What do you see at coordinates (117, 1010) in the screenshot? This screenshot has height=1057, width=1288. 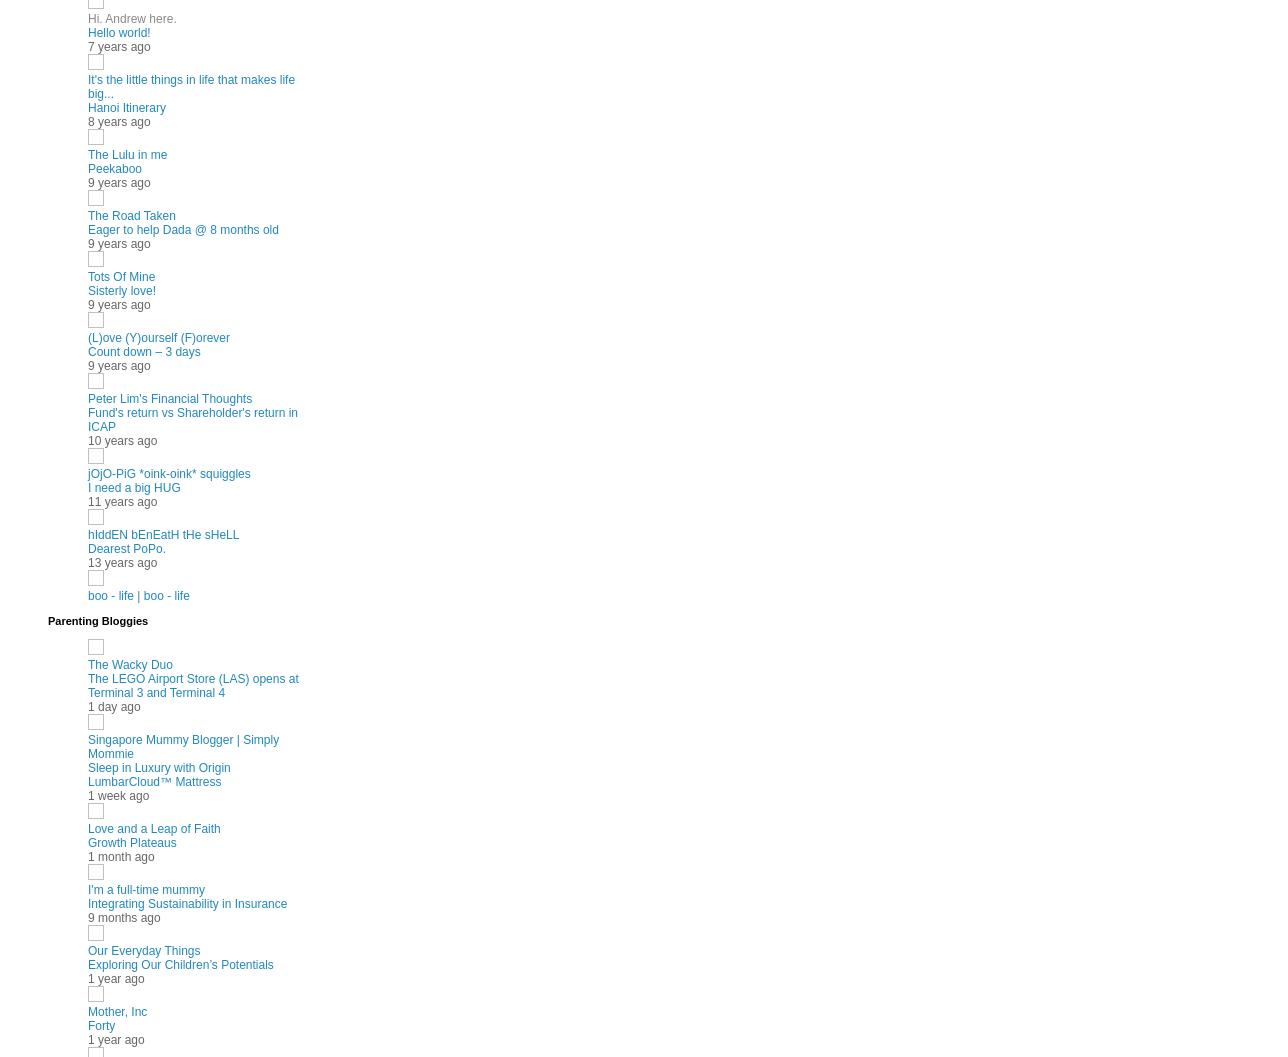 I see `'Mother, Inc'` at bounding box center [117, 1010].